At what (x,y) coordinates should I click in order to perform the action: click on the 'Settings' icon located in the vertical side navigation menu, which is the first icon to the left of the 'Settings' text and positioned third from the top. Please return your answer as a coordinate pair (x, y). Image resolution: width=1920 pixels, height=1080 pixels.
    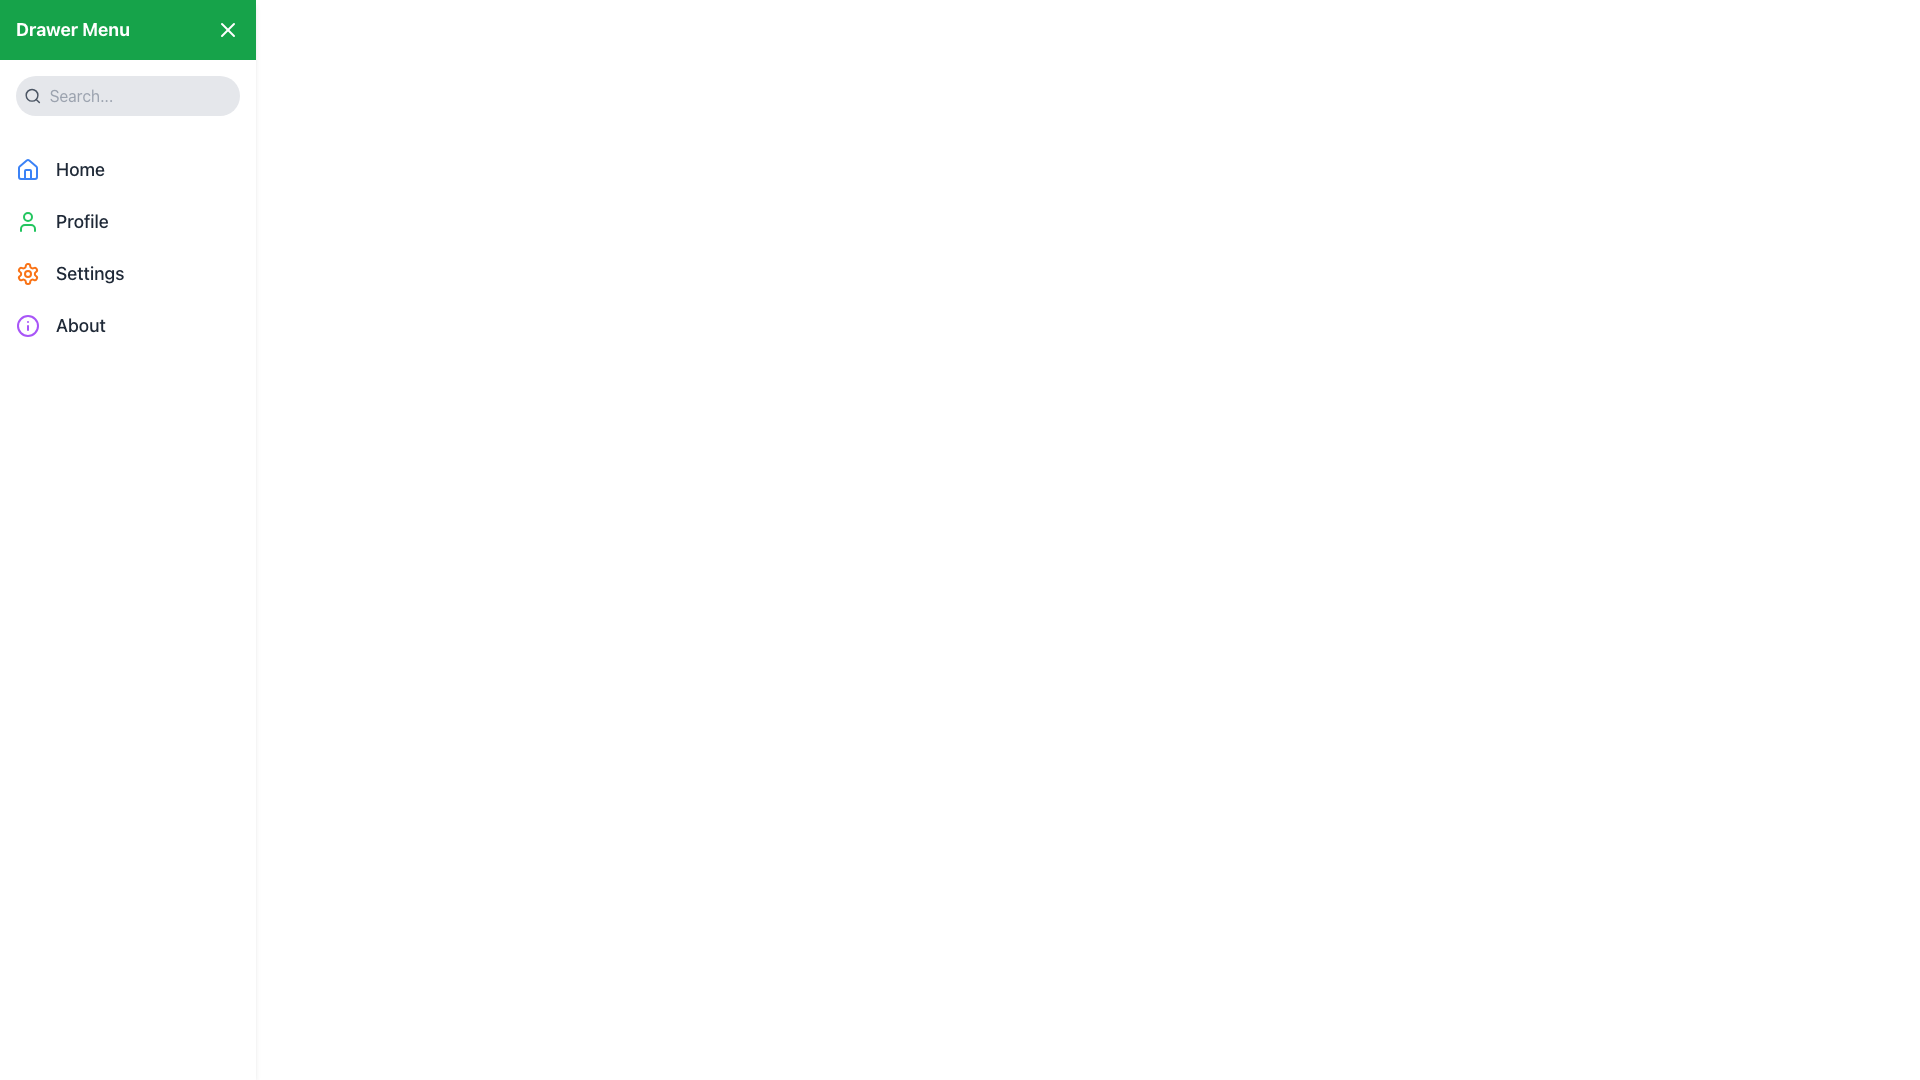
    Looking at the image, I should click on (28, 273).